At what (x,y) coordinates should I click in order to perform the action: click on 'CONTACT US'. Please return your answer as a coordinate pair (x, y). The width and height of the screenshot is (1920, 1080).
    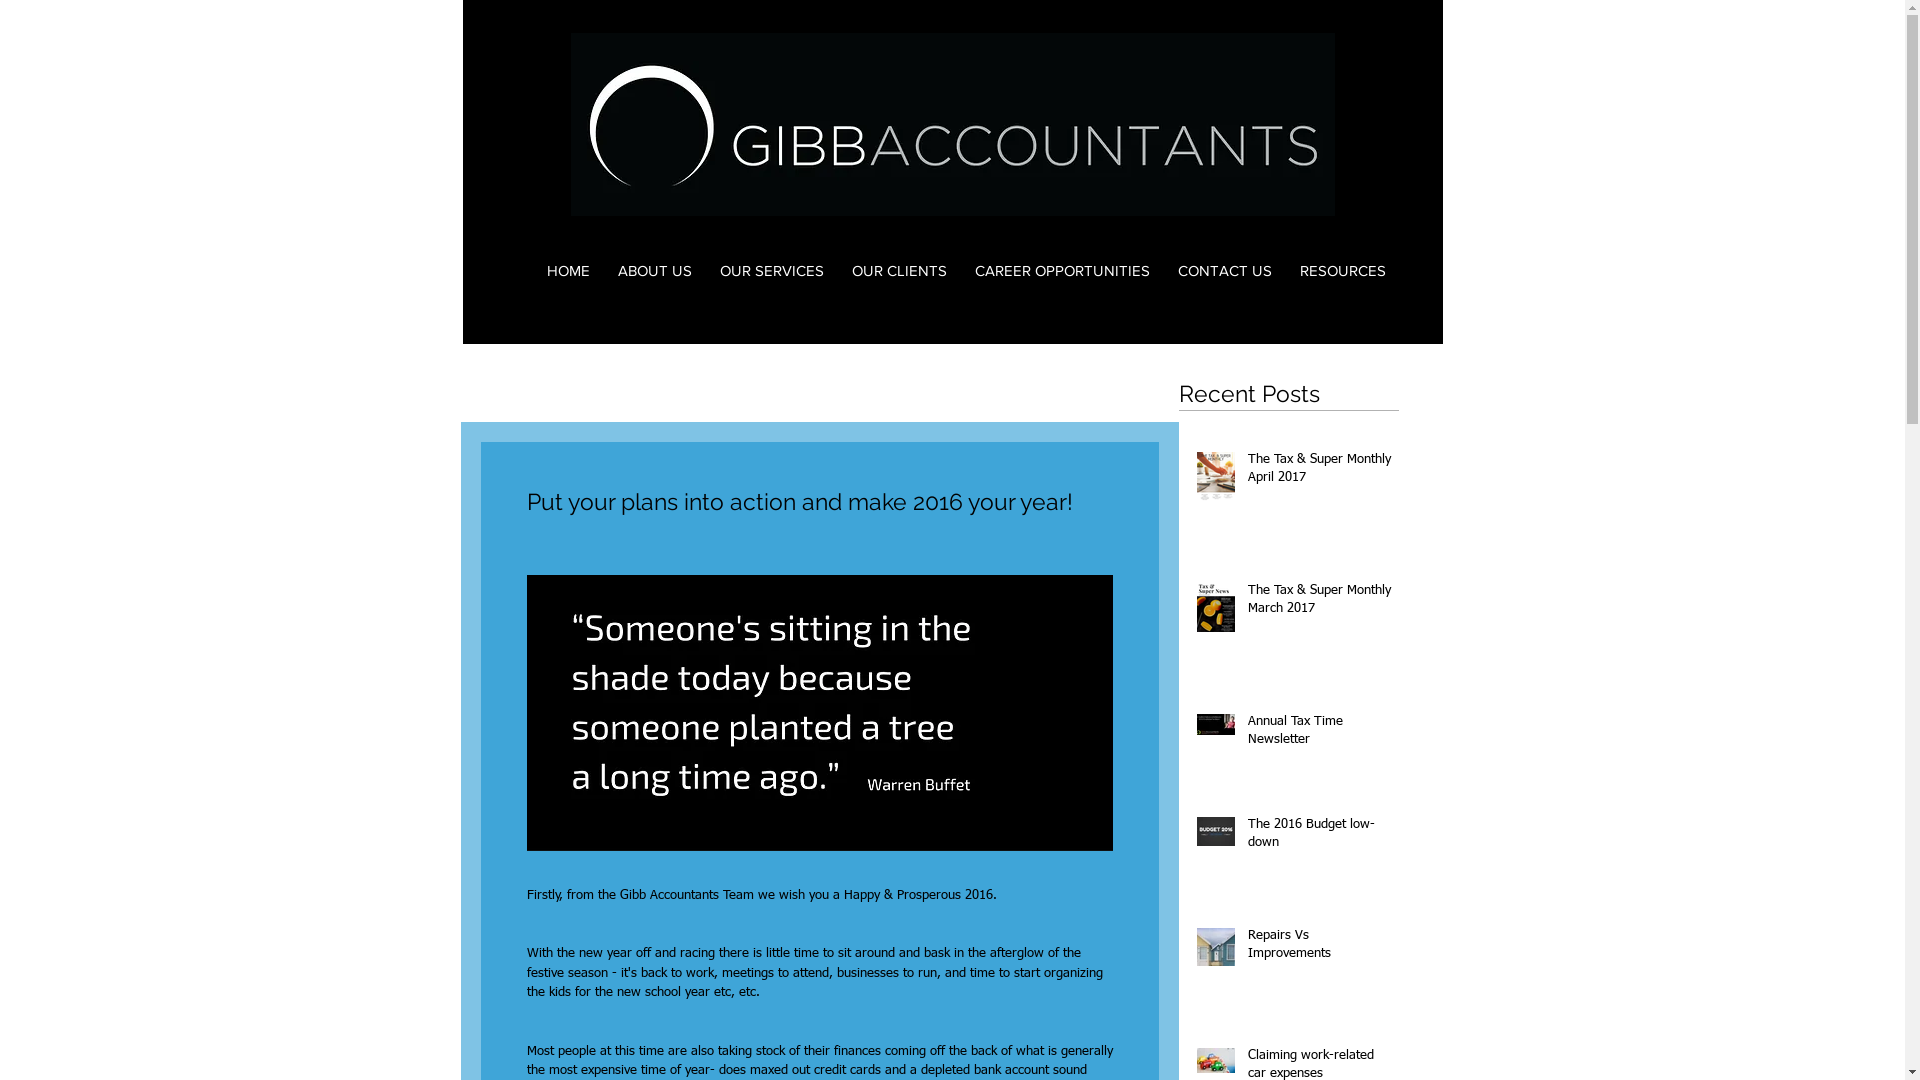
    Looking at the image, I should click on (1223, 270).